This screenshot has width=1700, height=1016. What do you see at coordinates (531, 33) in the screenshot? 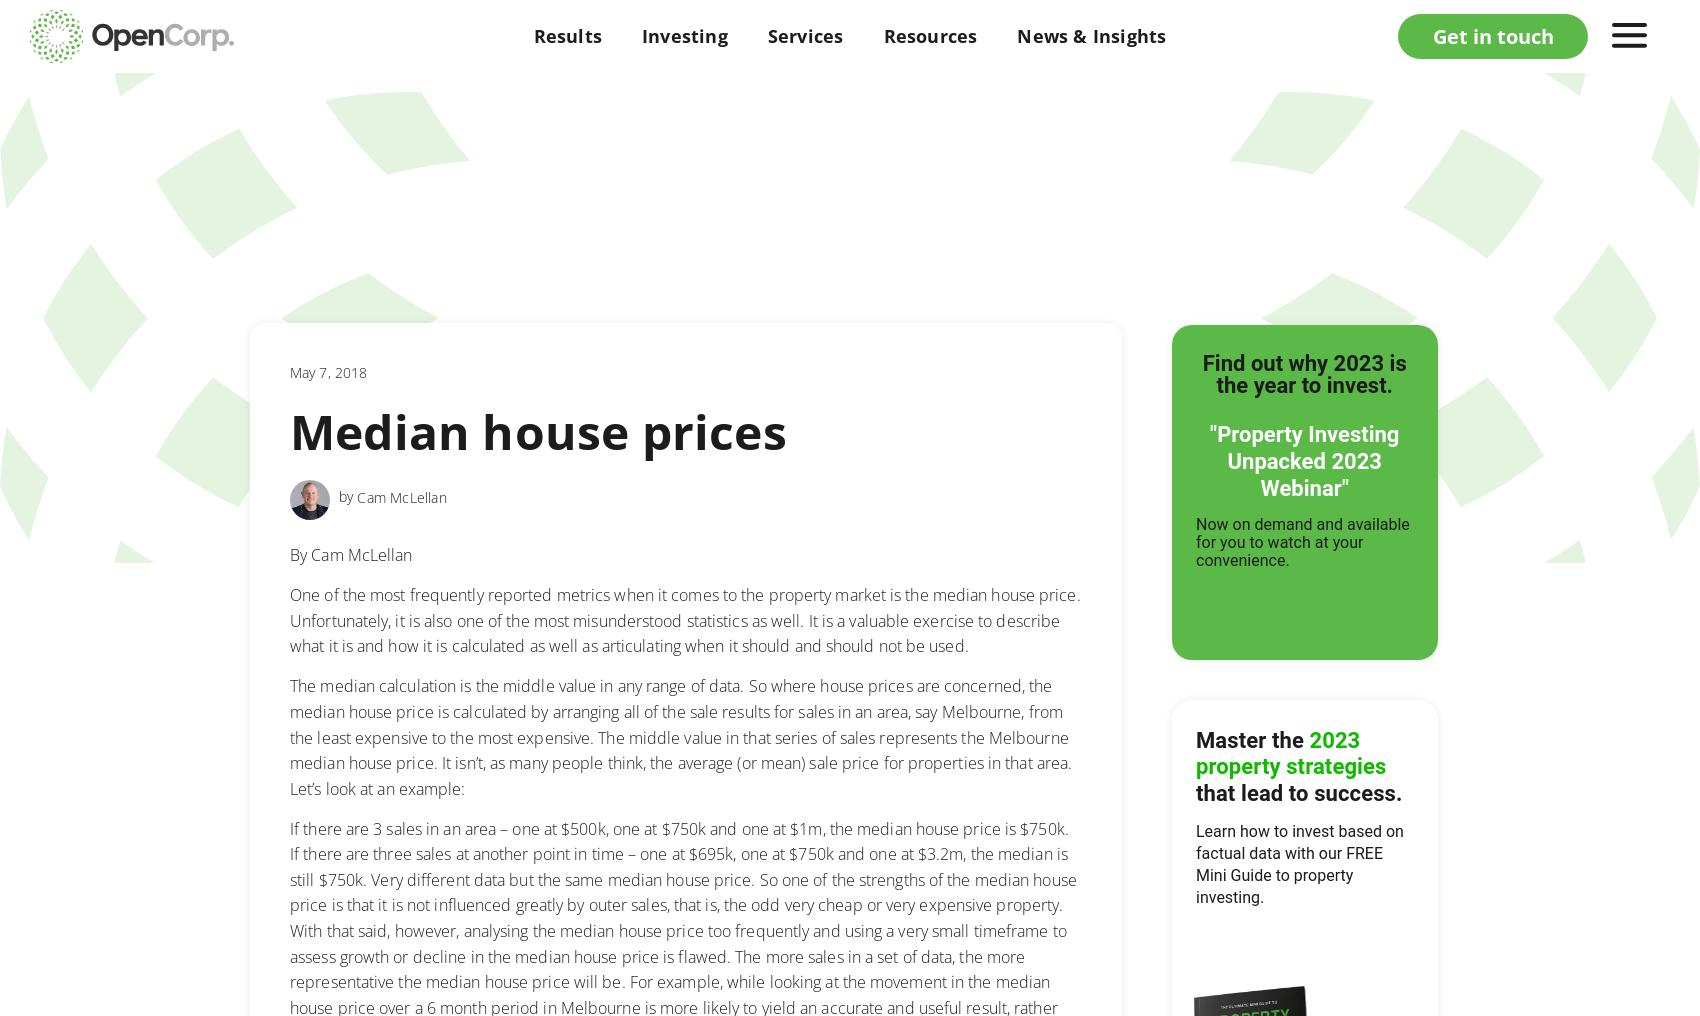
I see `'Results'` at bounding box center [531, 33].